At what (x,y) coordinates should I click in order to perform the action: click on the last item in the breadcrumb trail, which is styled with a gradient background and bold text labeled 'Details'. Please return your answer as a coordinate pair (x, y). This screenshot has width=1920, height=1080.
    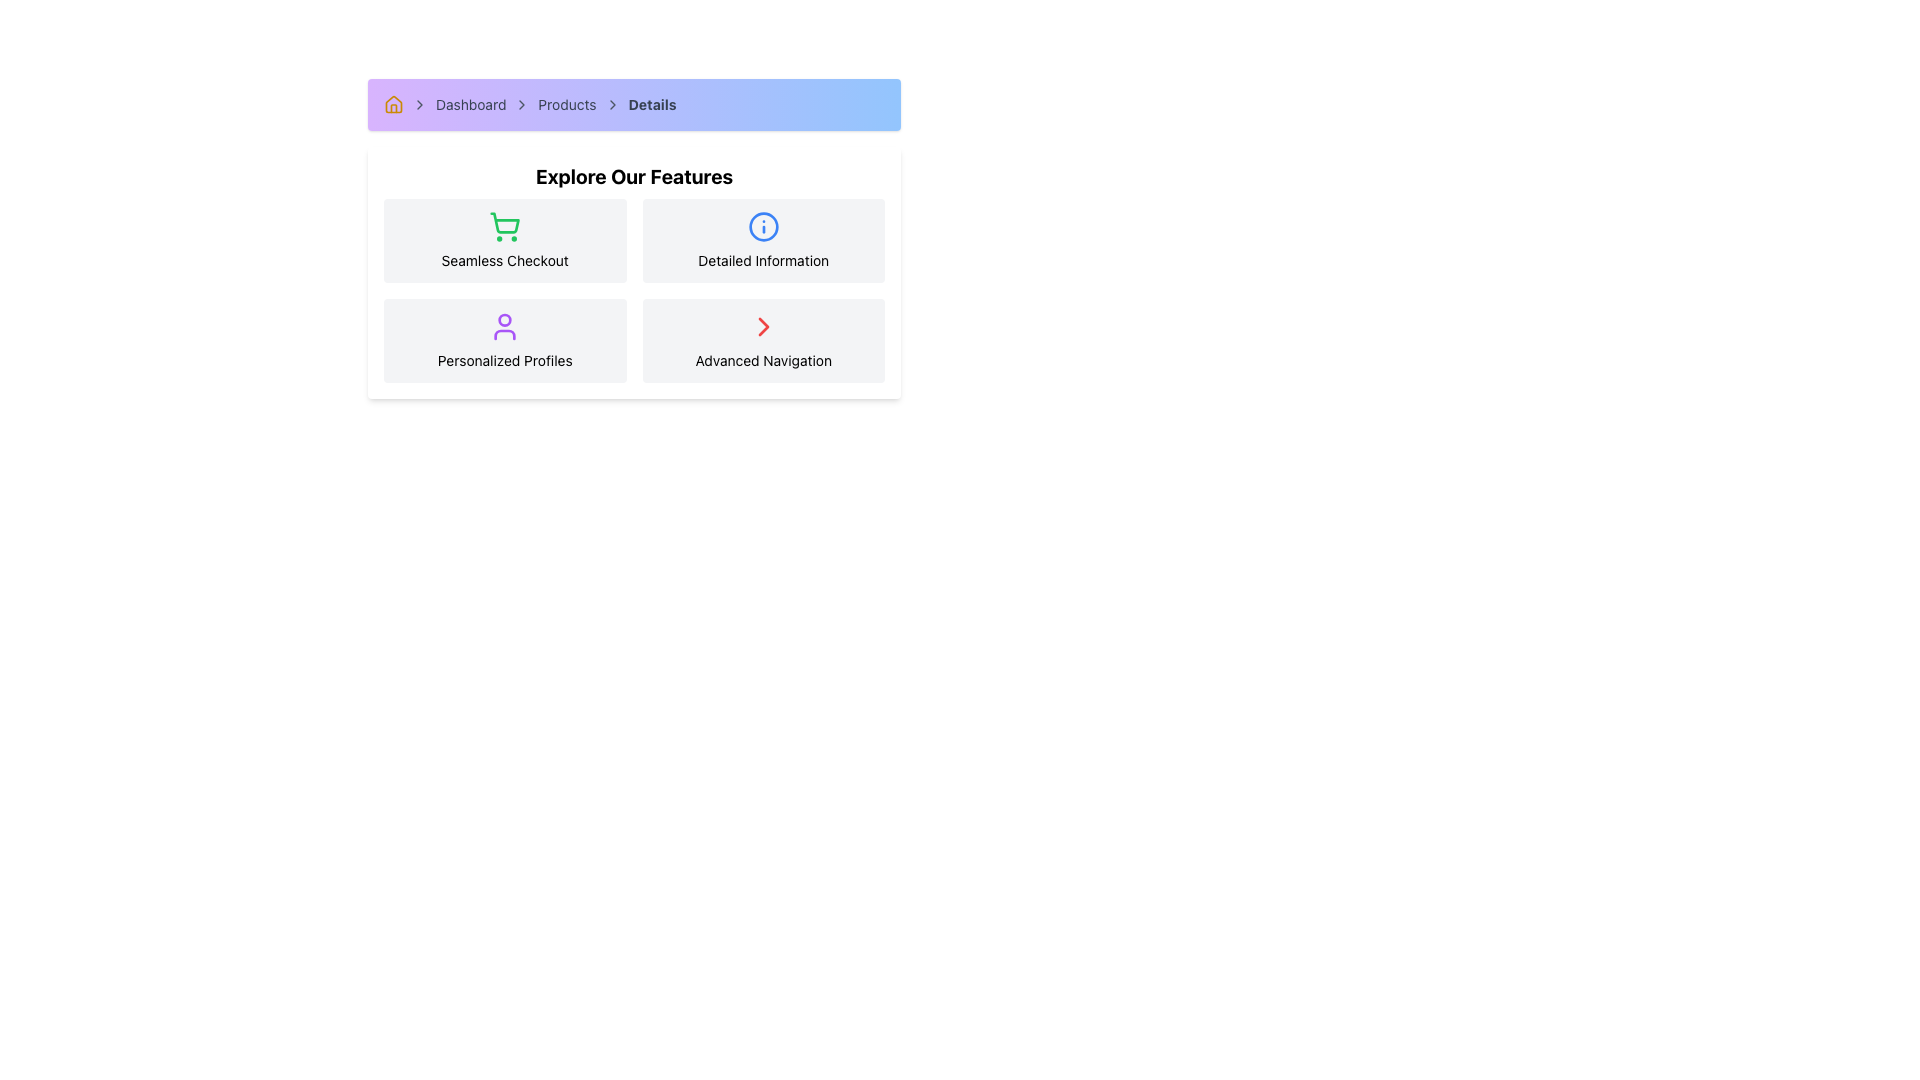
    Looking at the image, I should click on (633, 104).